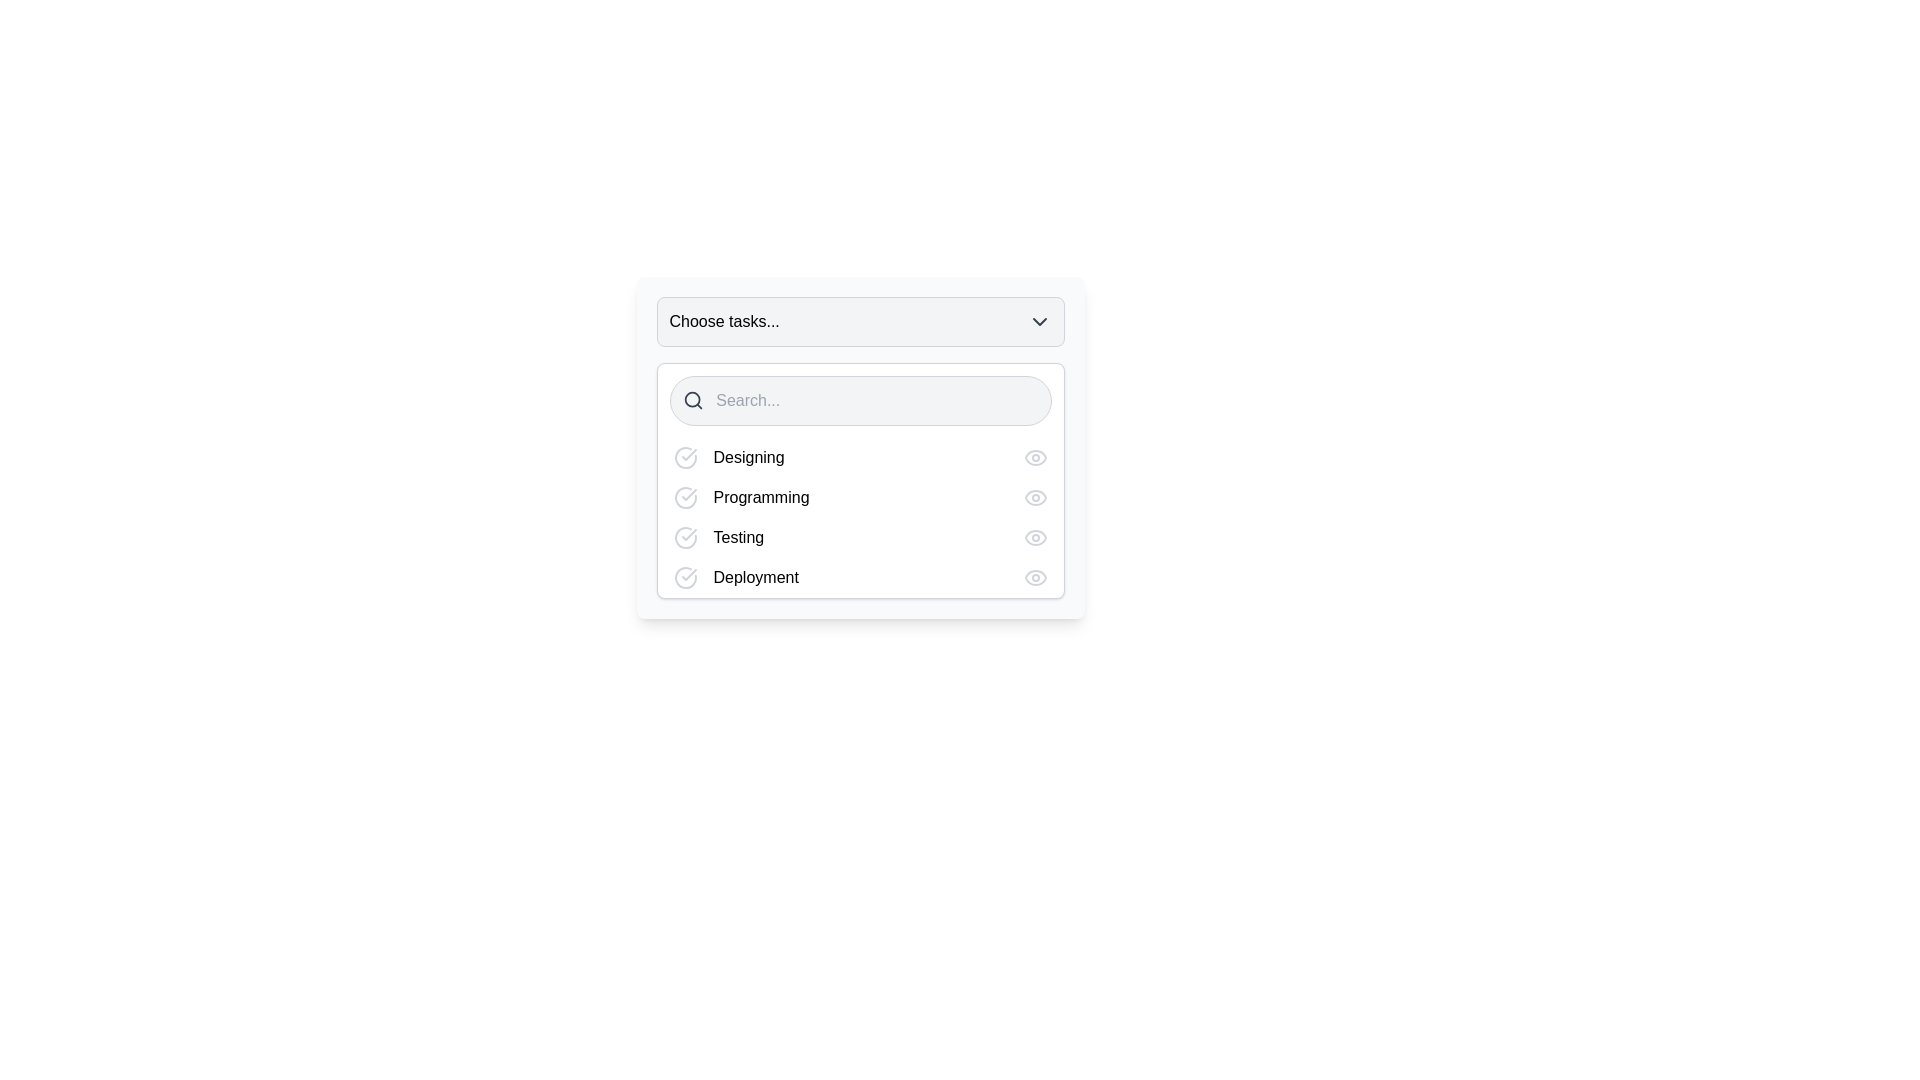  Describe the element at coordinates (1035, 496) in the screenshot. I see `the outer curved line of the eye icon SVG component that indicates the visibility of the 'Programming' task, located to the right of the 'Programming' text in the dropdown list` at that location.